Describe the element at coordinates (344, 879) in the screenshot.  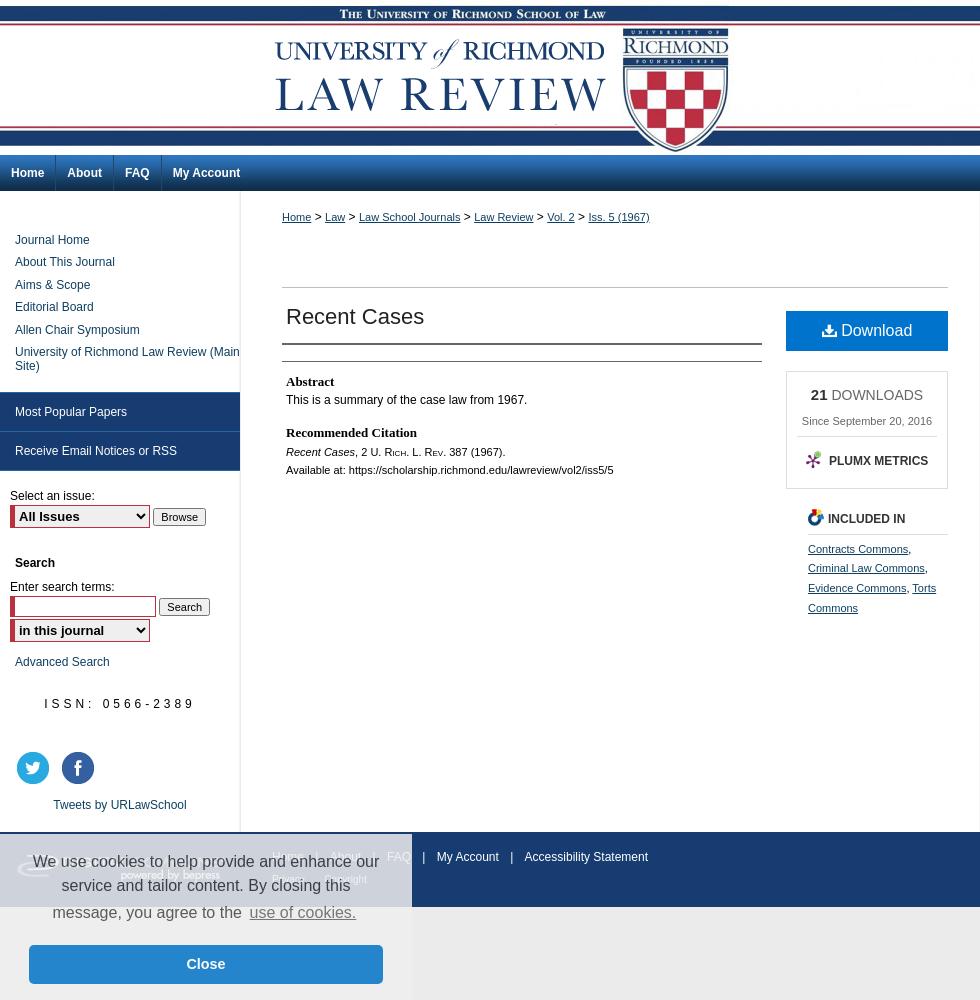
I see `'Copyright'` at that location.